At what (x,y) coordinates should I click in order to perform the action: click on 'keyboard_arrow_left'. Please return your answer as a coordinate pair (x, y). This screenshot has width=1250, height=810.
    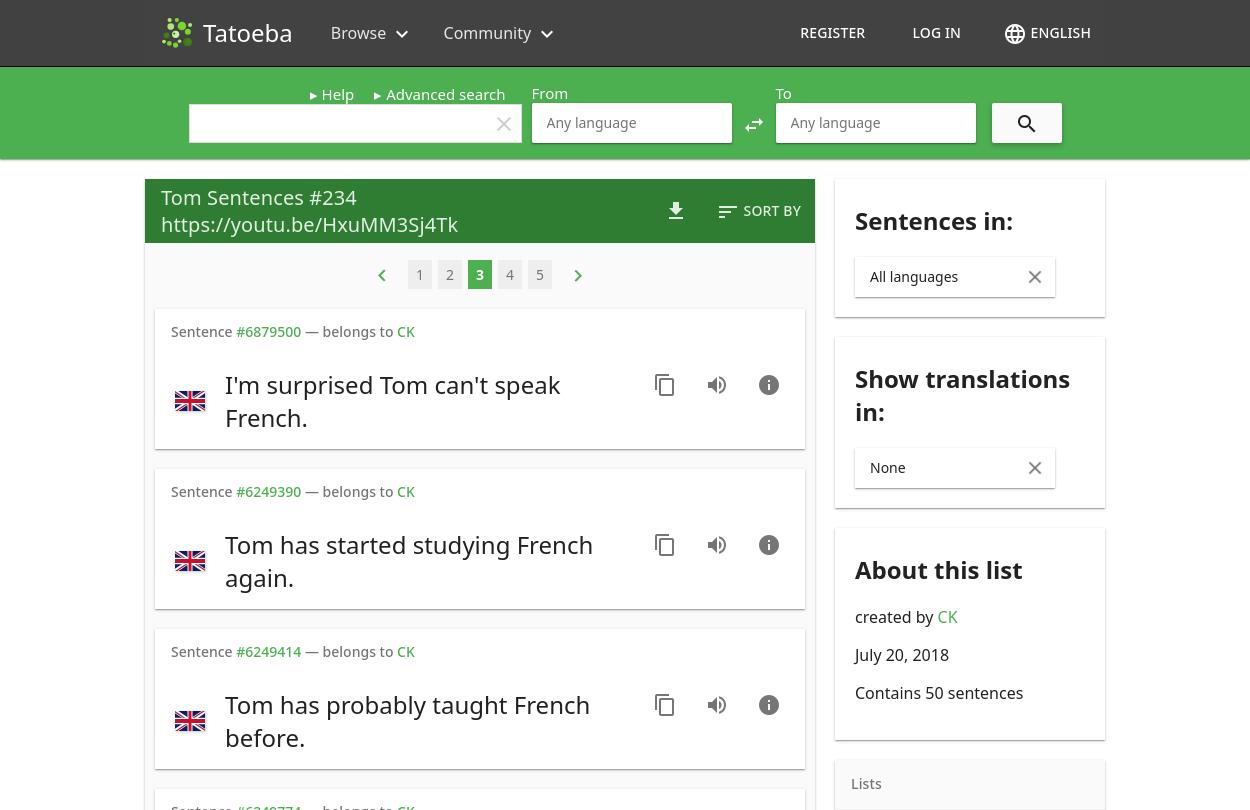
    Looking at the image, I should click on (381, 274).